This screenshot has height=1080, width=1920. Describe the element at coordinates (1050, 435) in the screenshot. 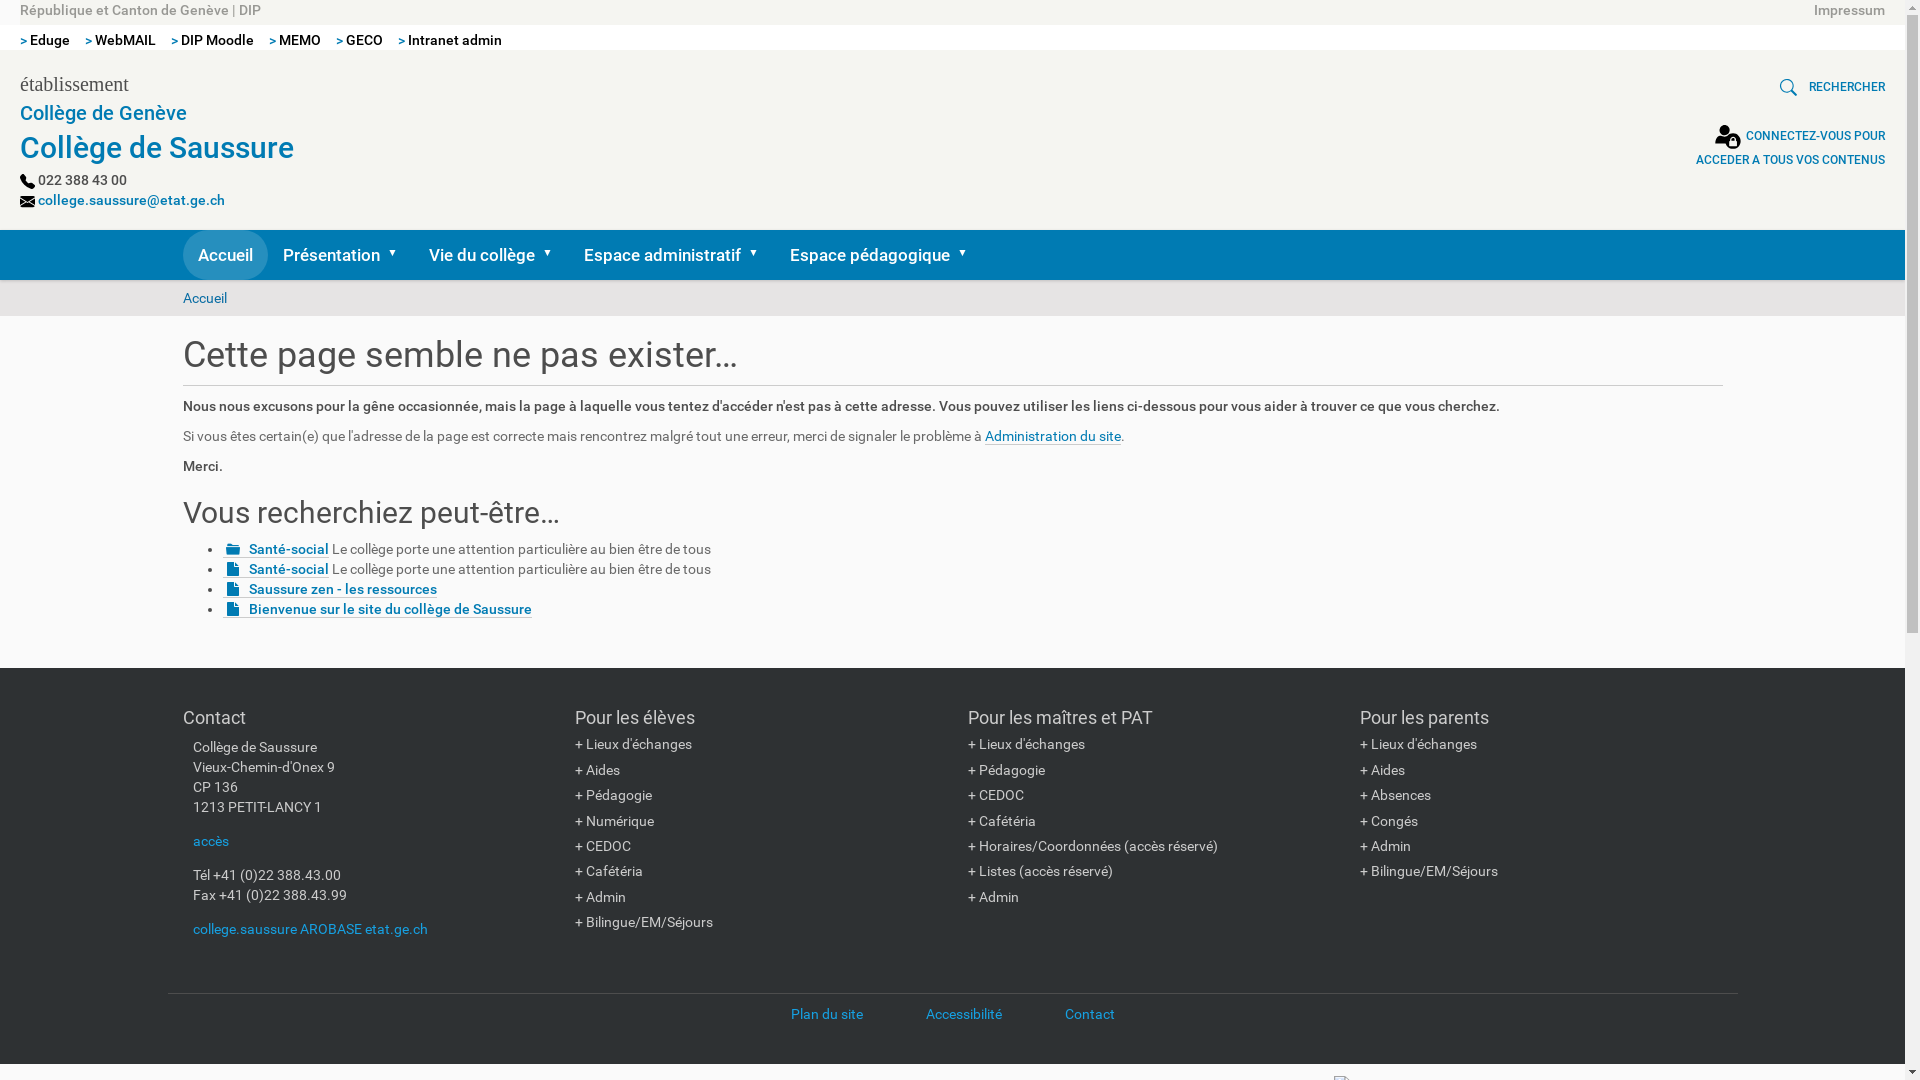

I see `'Administration du site'` at that location.